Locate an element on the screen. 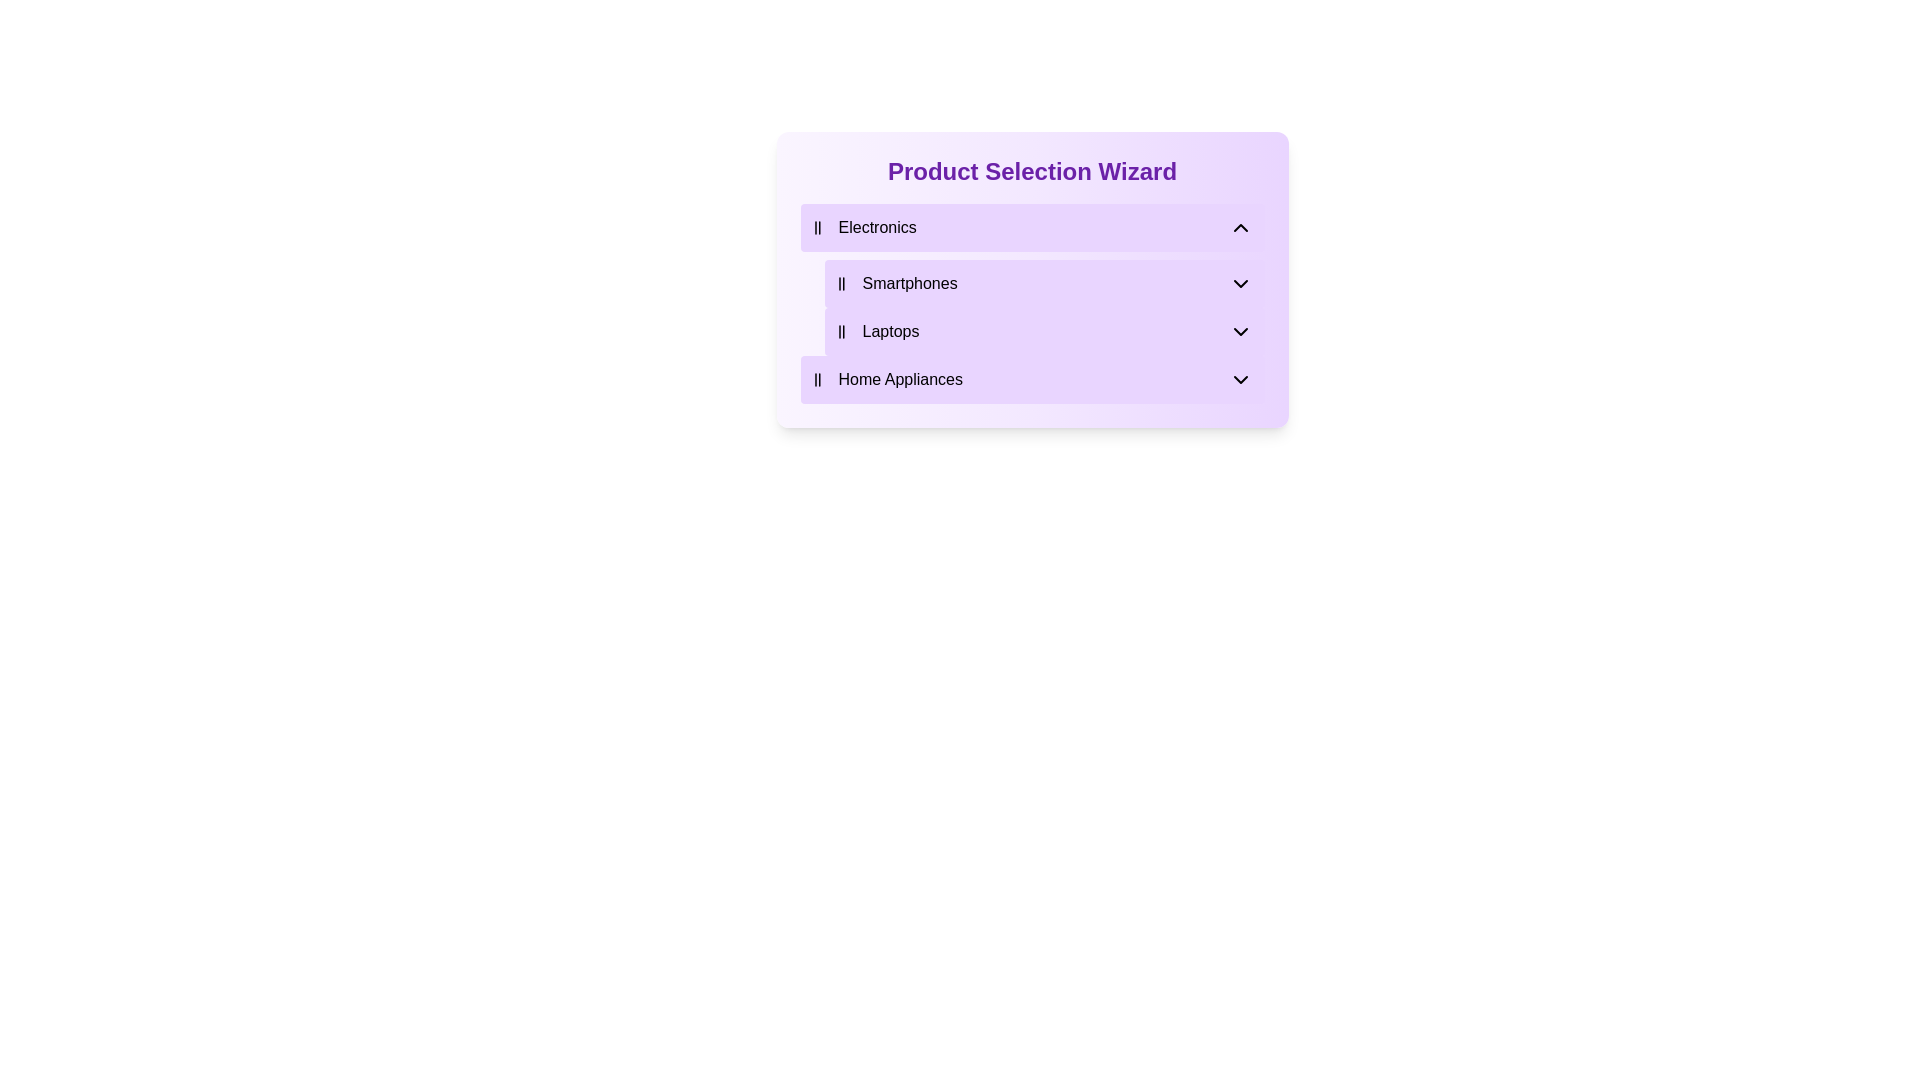 Image resolution: width=1920 pixels, height=1080 pixels. the chevron icon located to the far right of the 'Home Appliances' label is located at coordinates (1239, 380).